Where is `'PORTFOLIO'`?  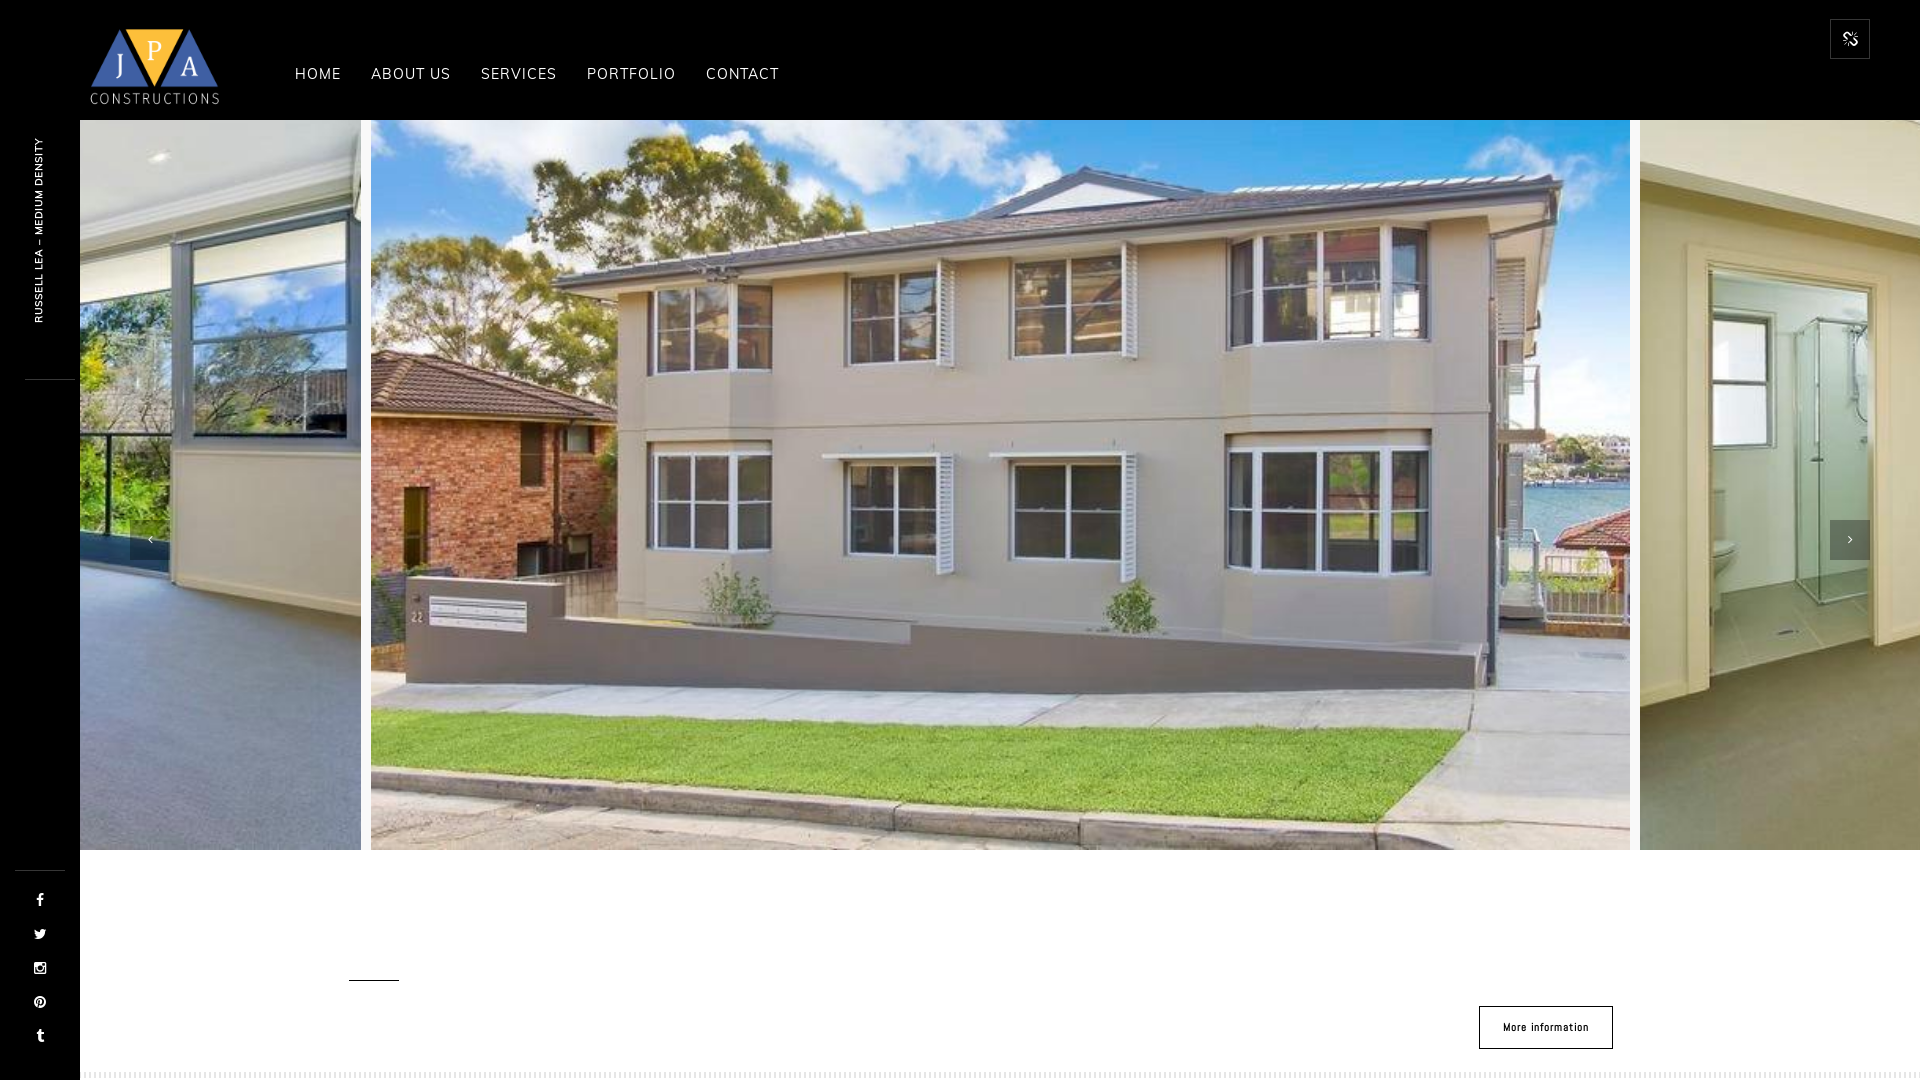 'PORTFOLIO' is located at coordinates (630, 72).